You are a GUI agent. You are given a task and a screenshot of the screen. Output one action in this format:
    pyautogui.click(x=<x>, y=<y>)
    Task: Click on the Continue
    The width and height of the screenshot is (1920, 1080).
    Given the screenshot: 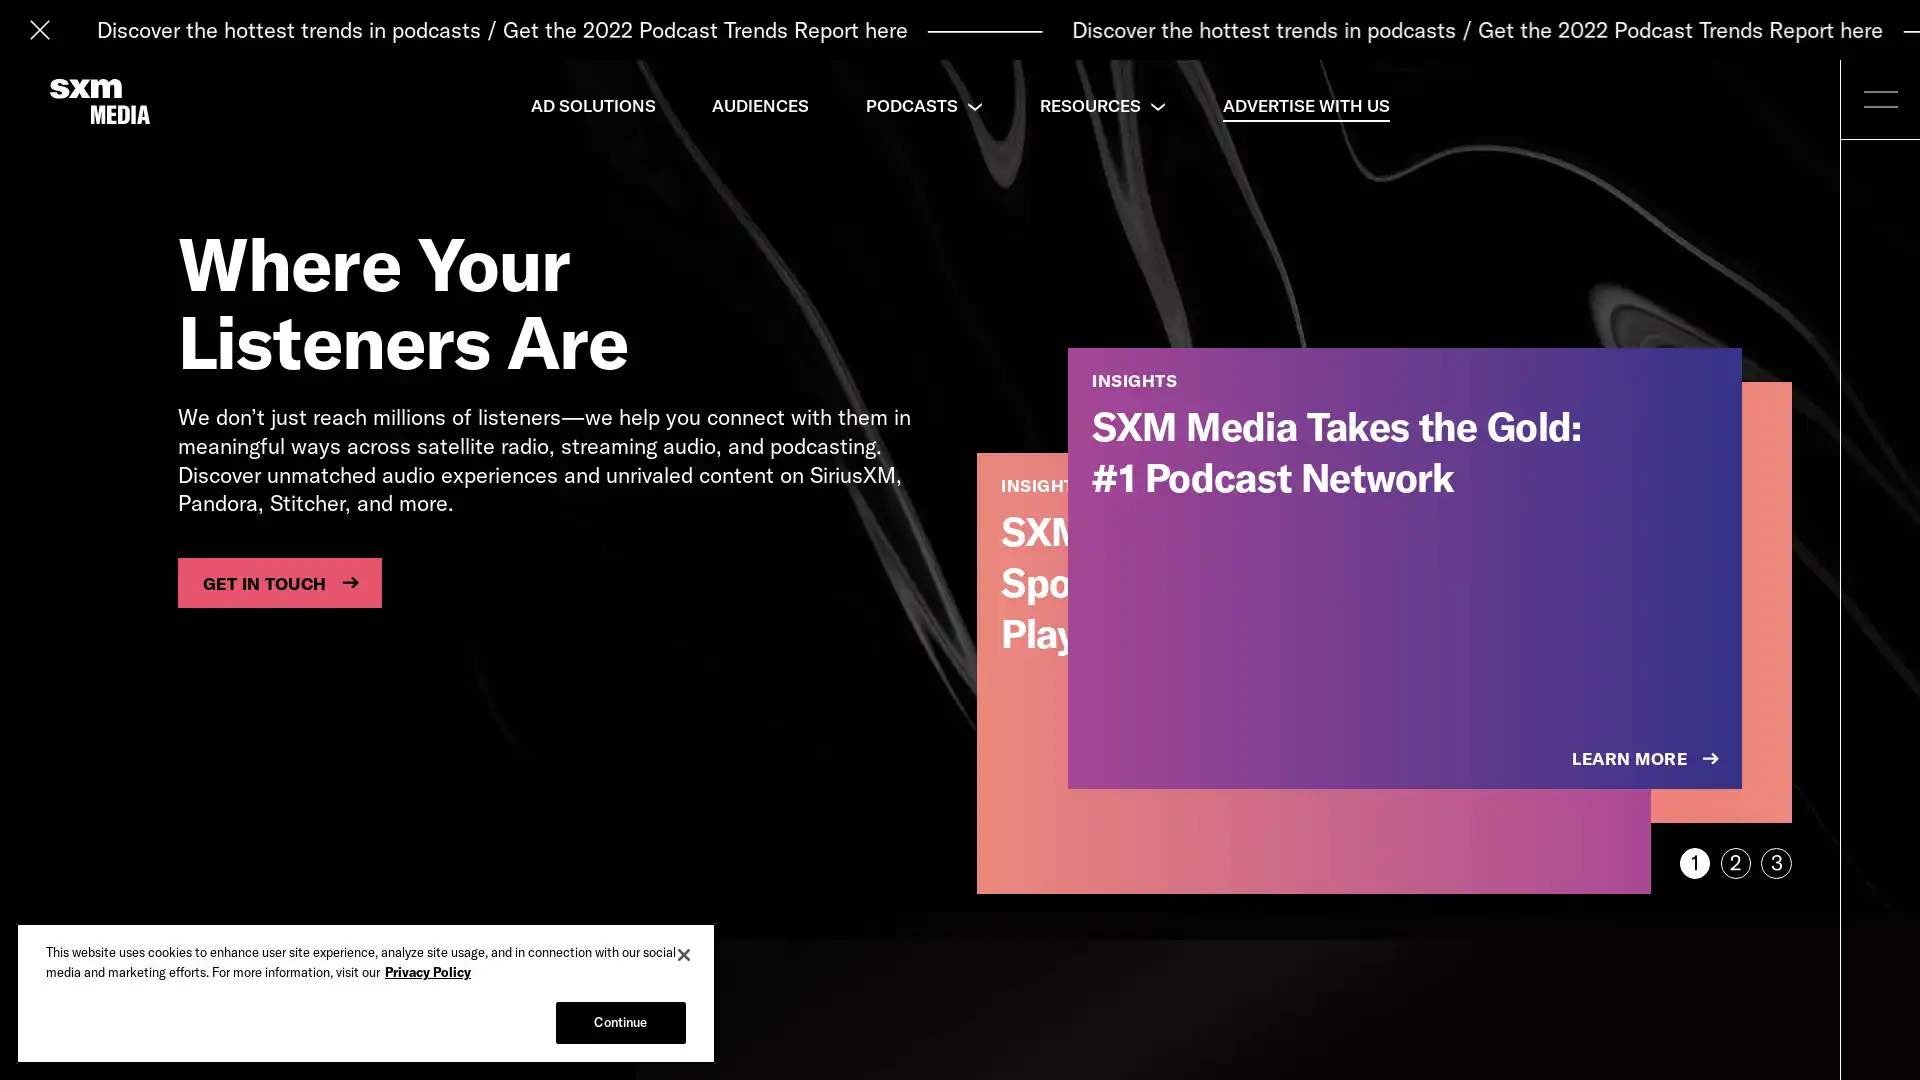 What is the action you would take?
    pyautogui.click(x=619, y=1022)
    